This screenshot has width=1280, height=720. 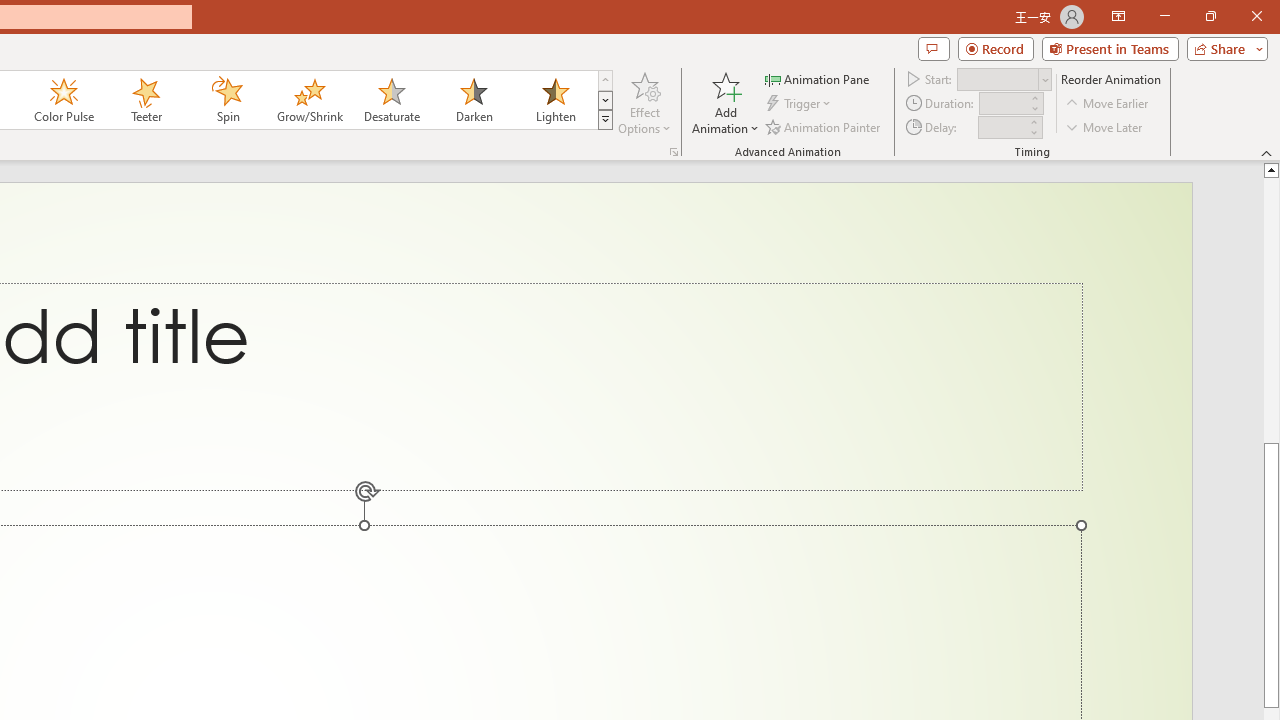 I want to click on 'Animation Pane', so click(x=818, y=78).